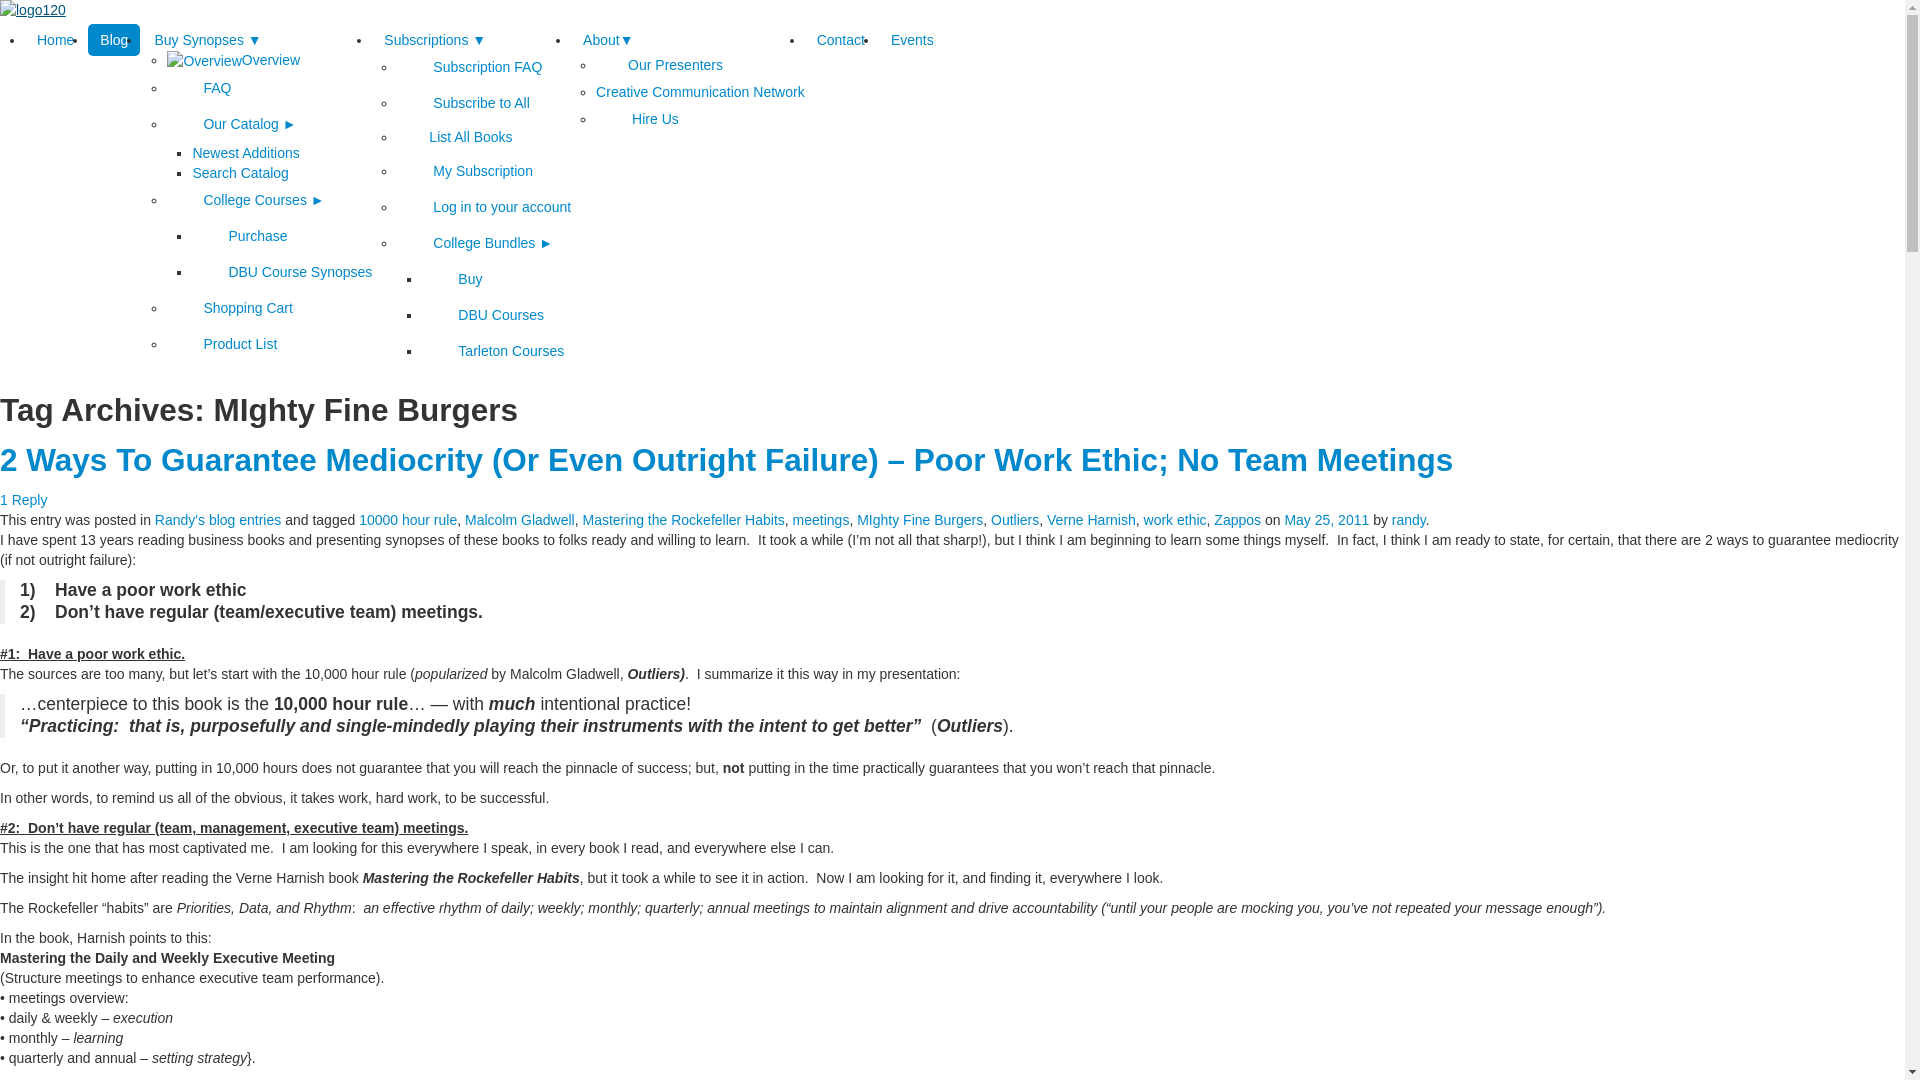 Image resolution: width=1920 pixels, height=1080 pixels. What do you see at coordinates (840, 39) in the screenshot?
I see `'Contact'` at bounding box center [840, 39].